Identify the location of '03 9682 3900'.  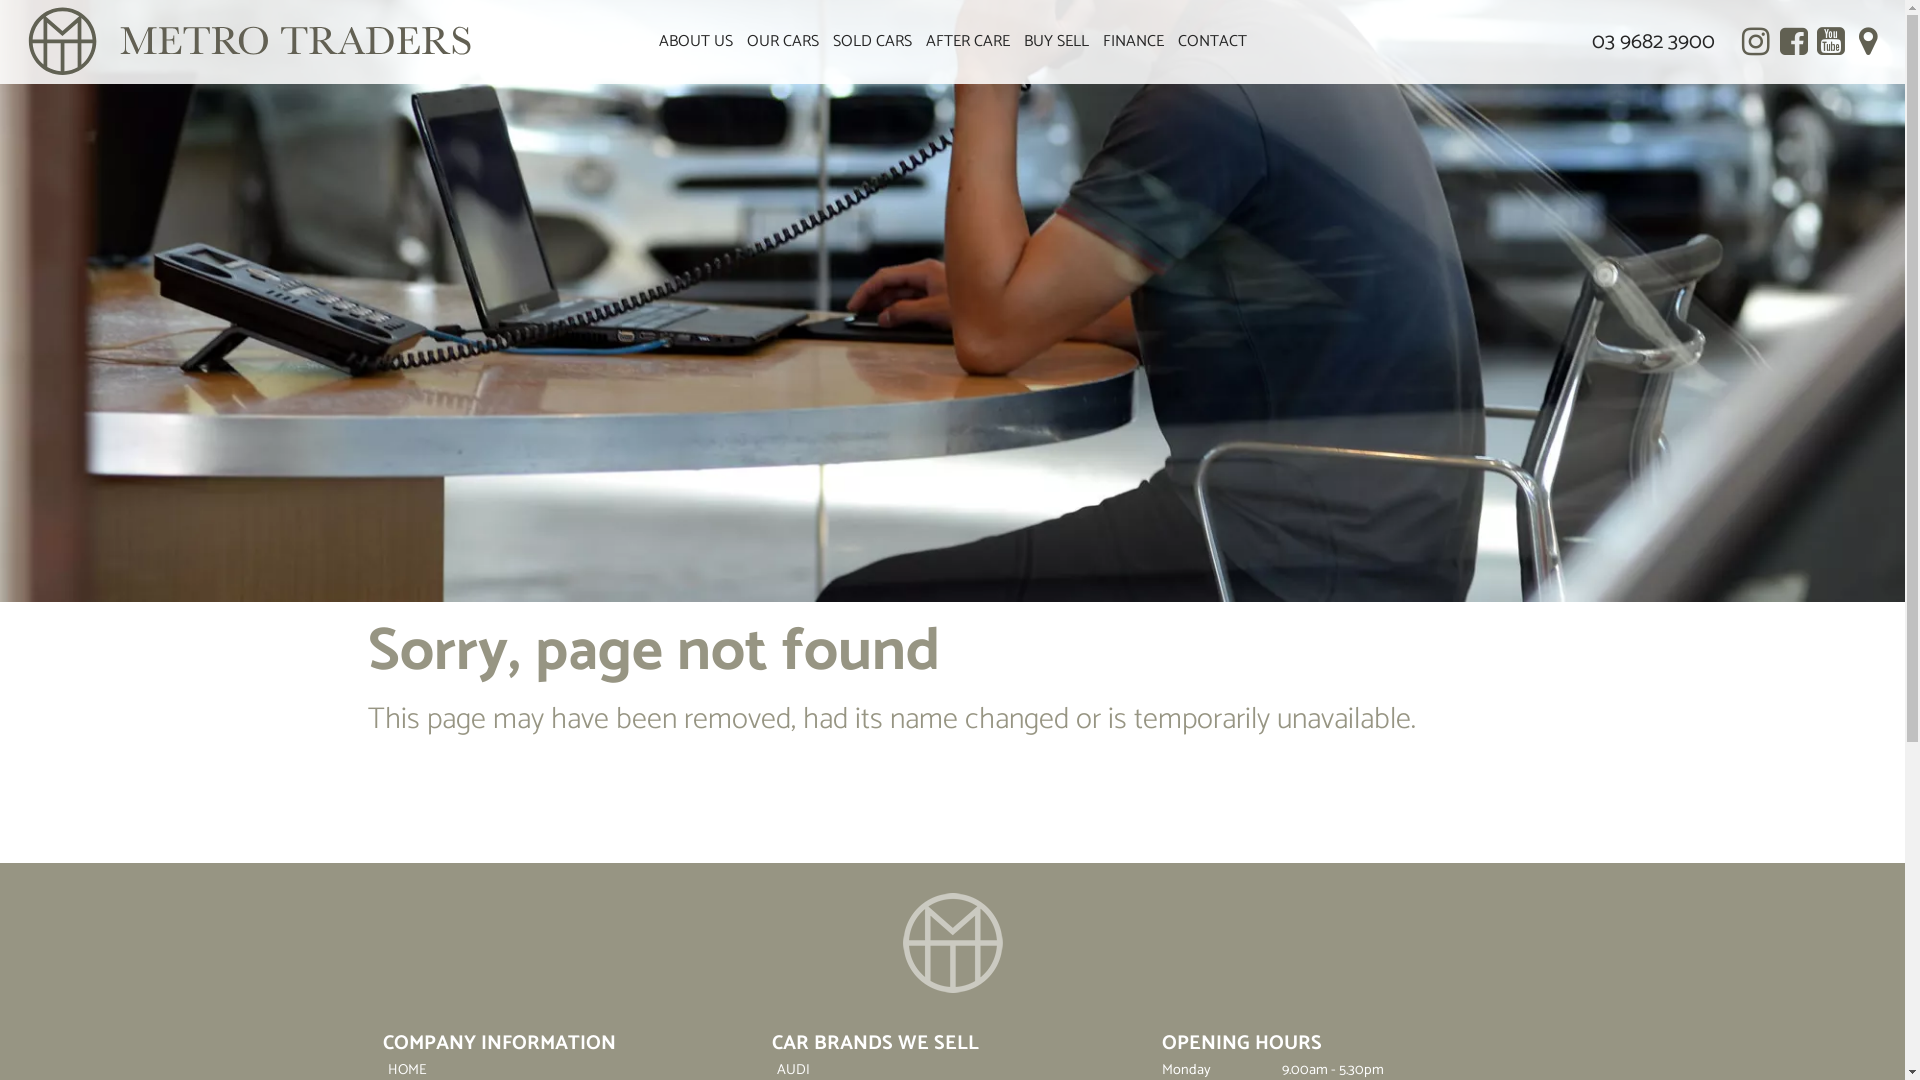
(1653, 42).